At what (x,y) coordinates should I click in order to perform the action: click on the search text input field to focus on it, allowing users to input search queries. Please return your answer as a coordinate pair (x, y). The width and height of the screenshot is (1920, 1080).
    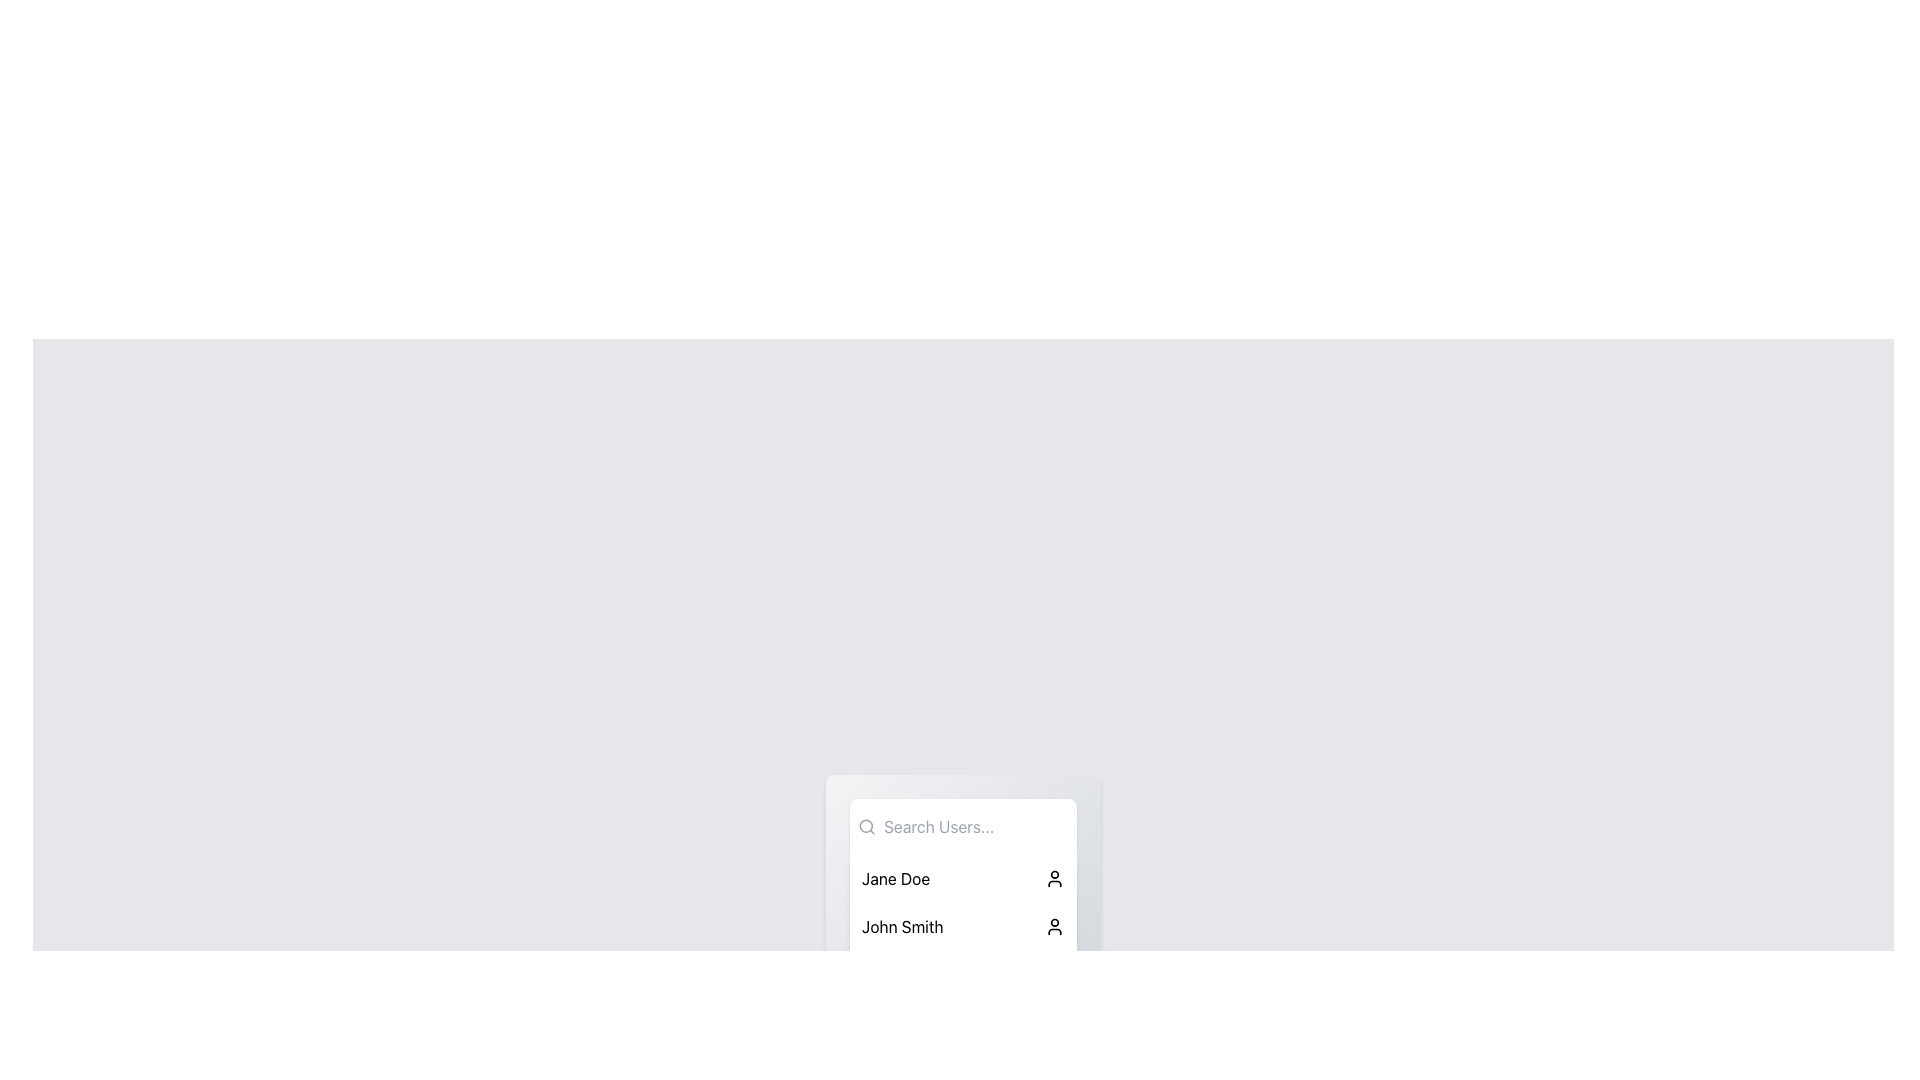
    Looking at the image, I should click on (972, 826).